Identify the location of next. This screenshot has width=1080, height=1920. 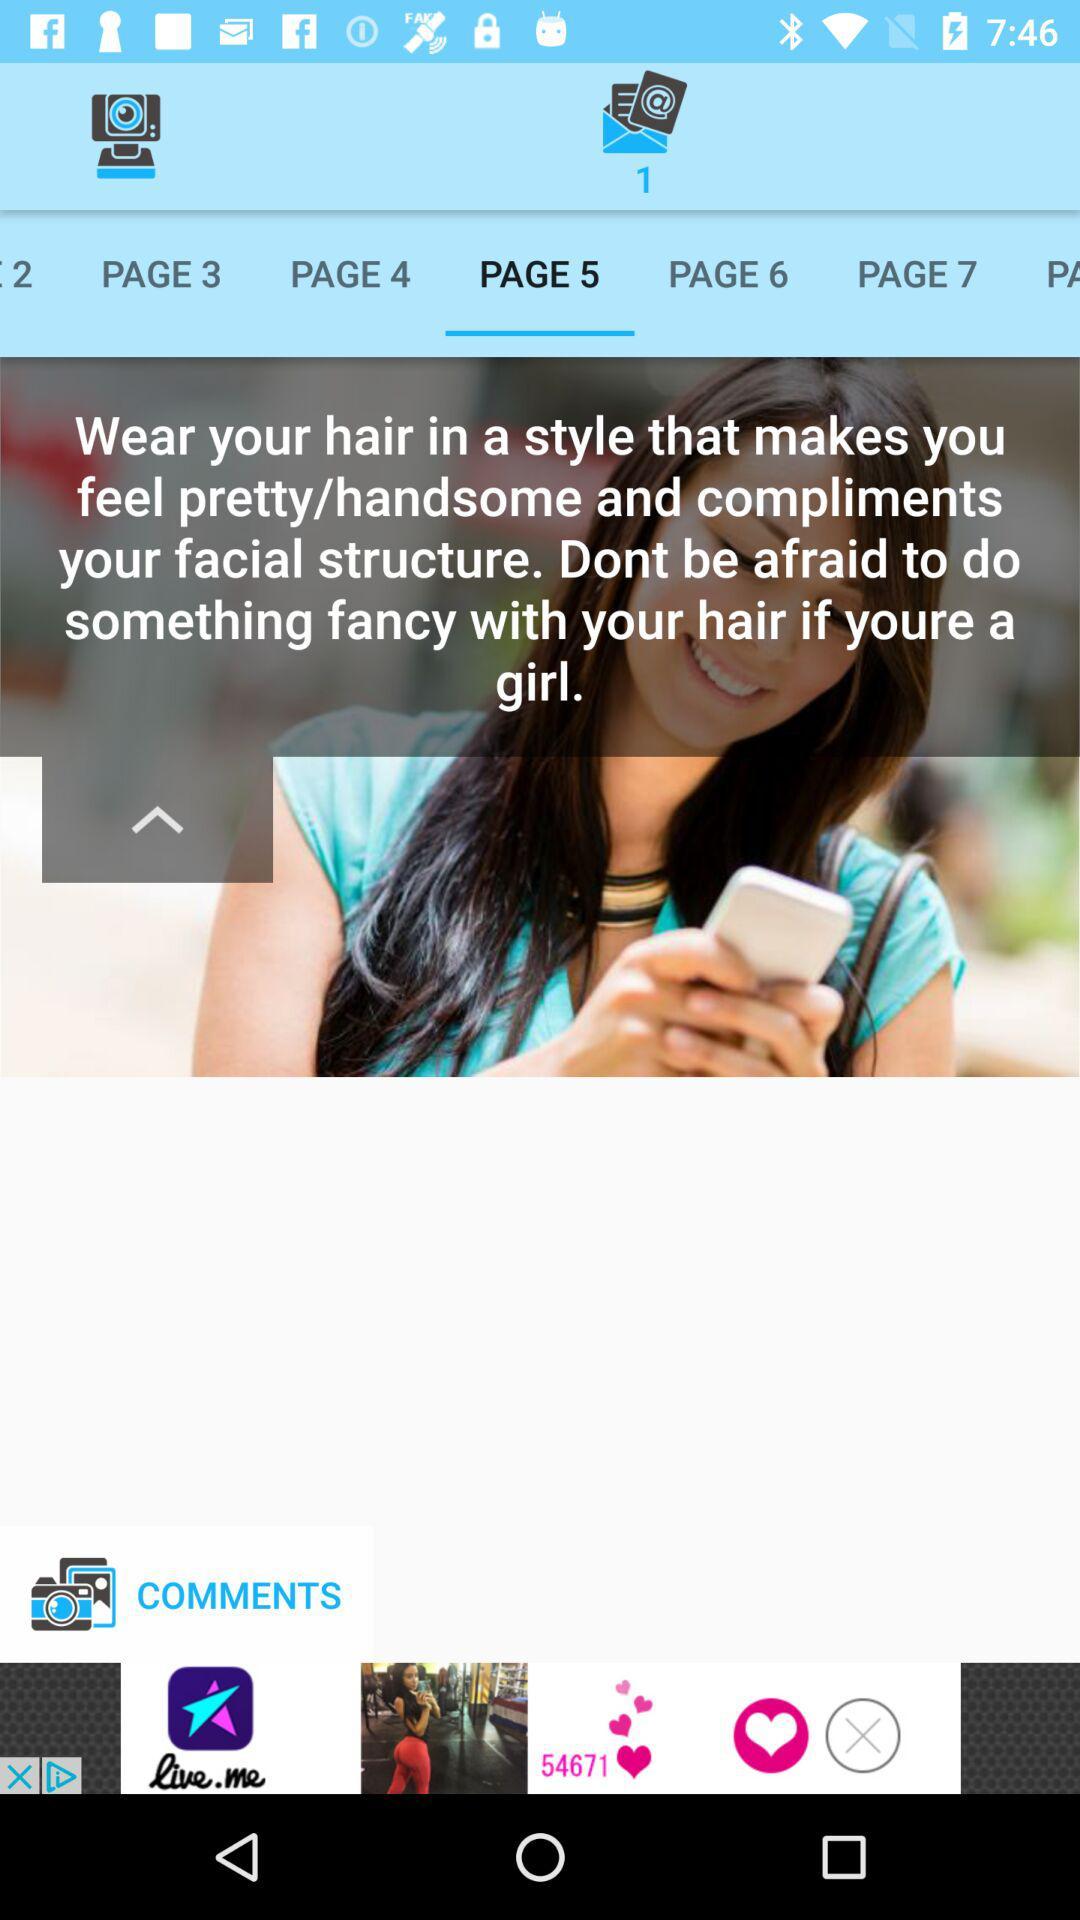
(156, 819).